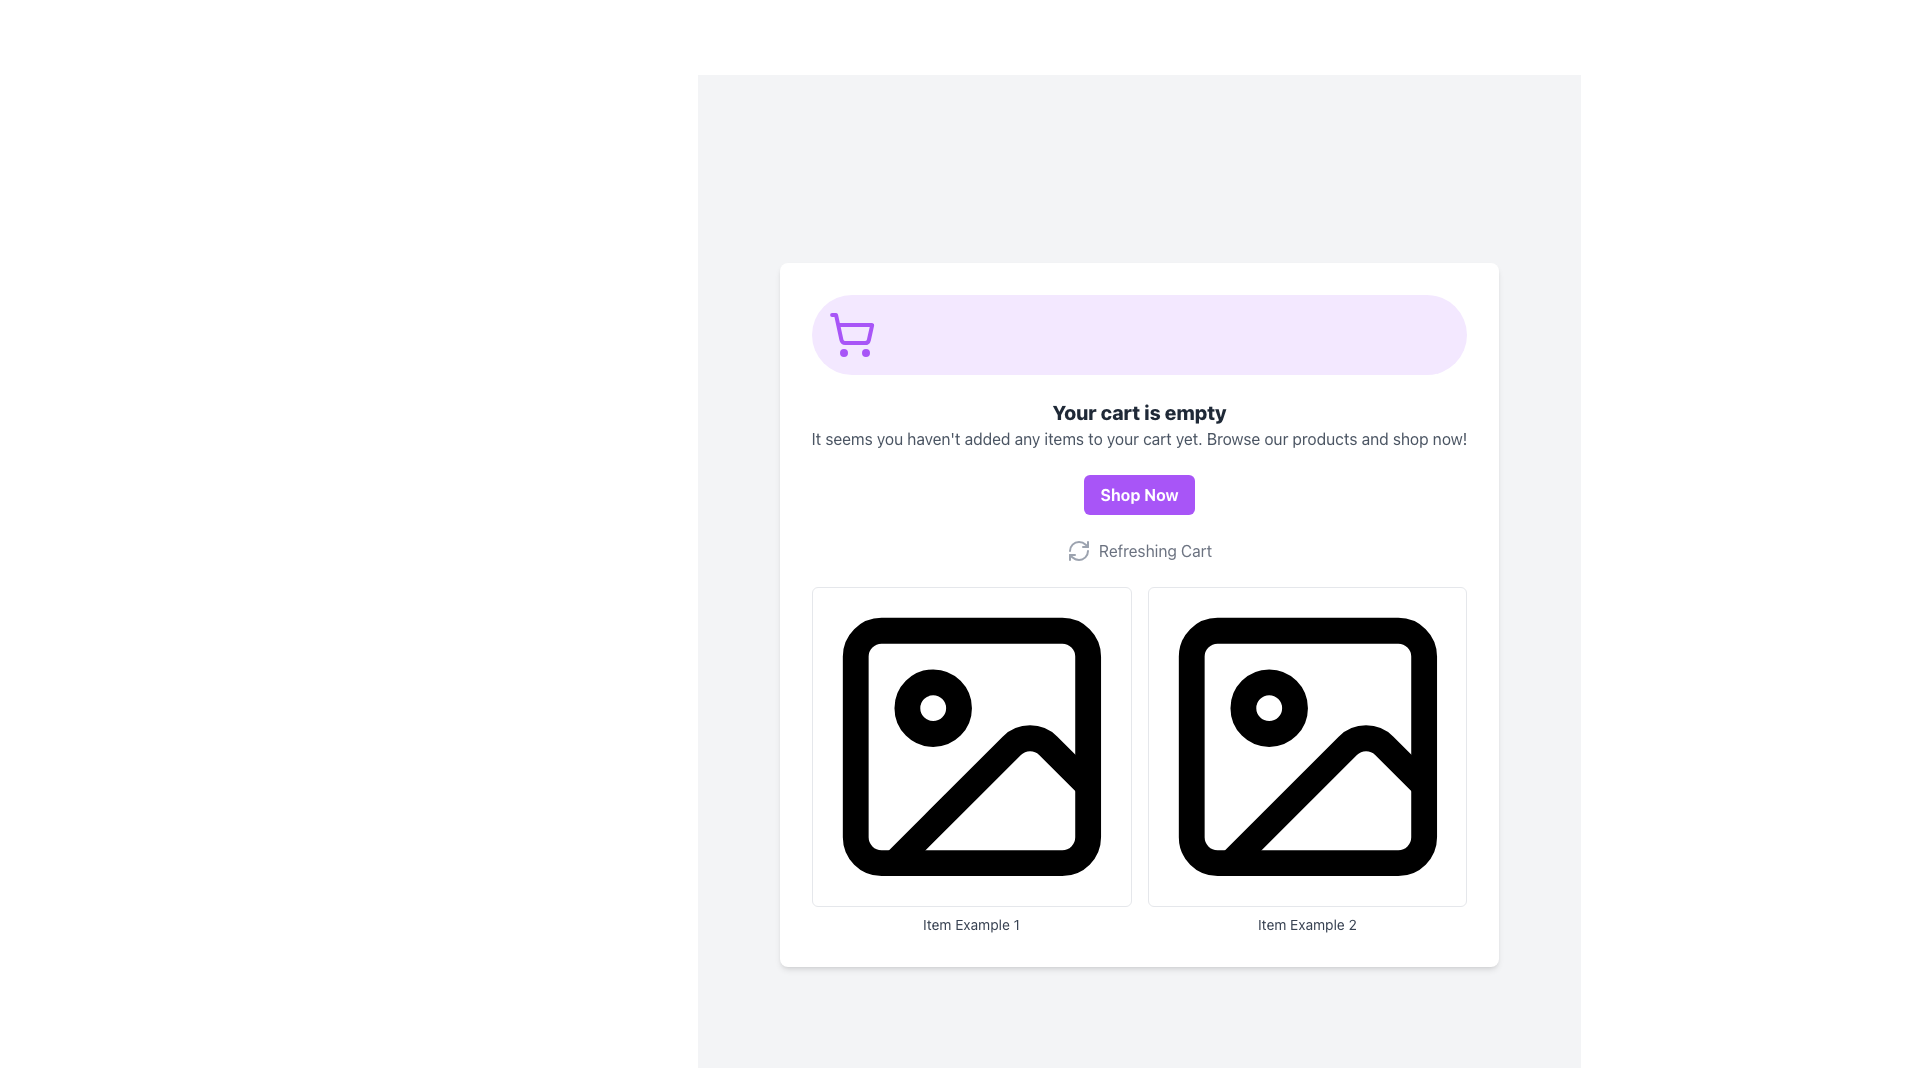 This screenshot has width=1920, height=1080. Describe the element at coordinates (1077, 546) in the screenshot. I see `first segment of the circular arrow vector graphic styled as a minimalistic icon above the 'Refreshing Cart' text for developer tools` at that location.